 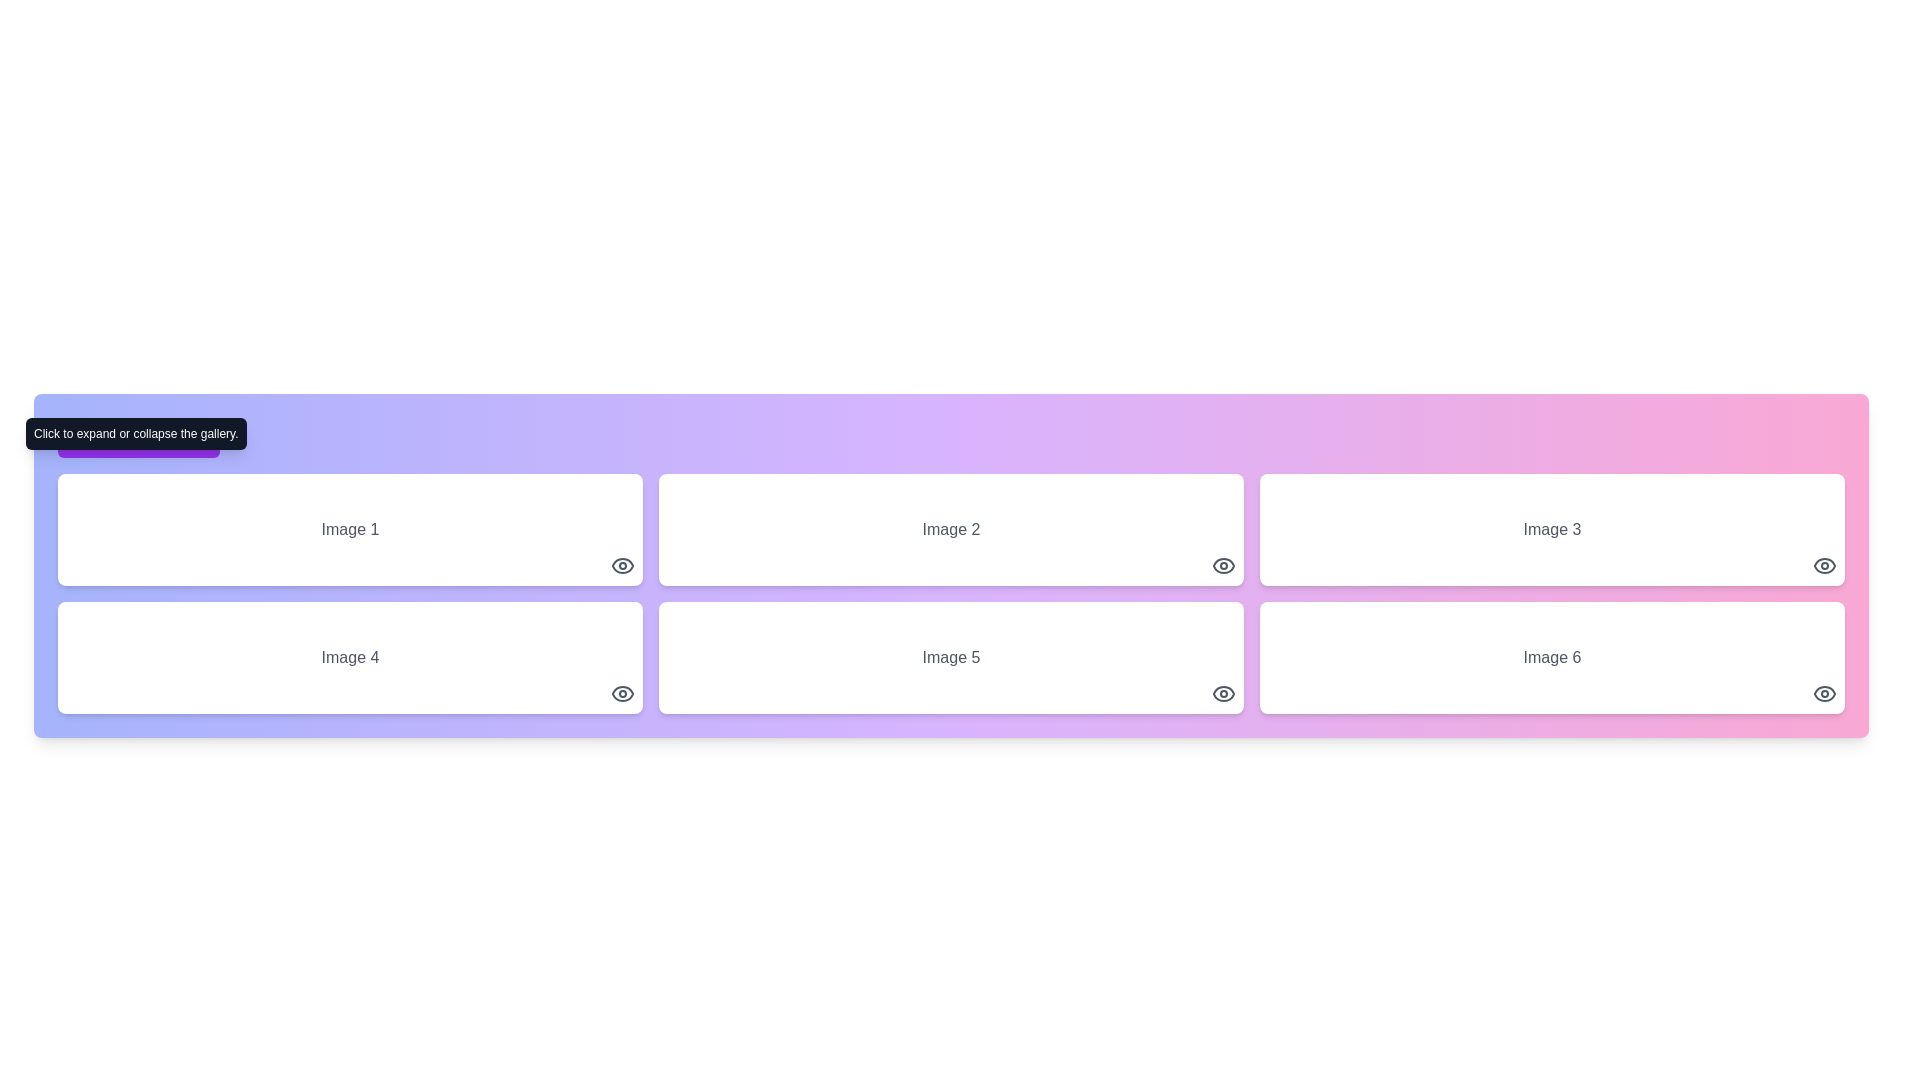 What do you see at coordinates (135, 433) in the screenshot?
I see `informational tooltip that describes the gallery's toggle functionality, located in the top-left section above the gallery toggler button` at bounding box center [135, 433].